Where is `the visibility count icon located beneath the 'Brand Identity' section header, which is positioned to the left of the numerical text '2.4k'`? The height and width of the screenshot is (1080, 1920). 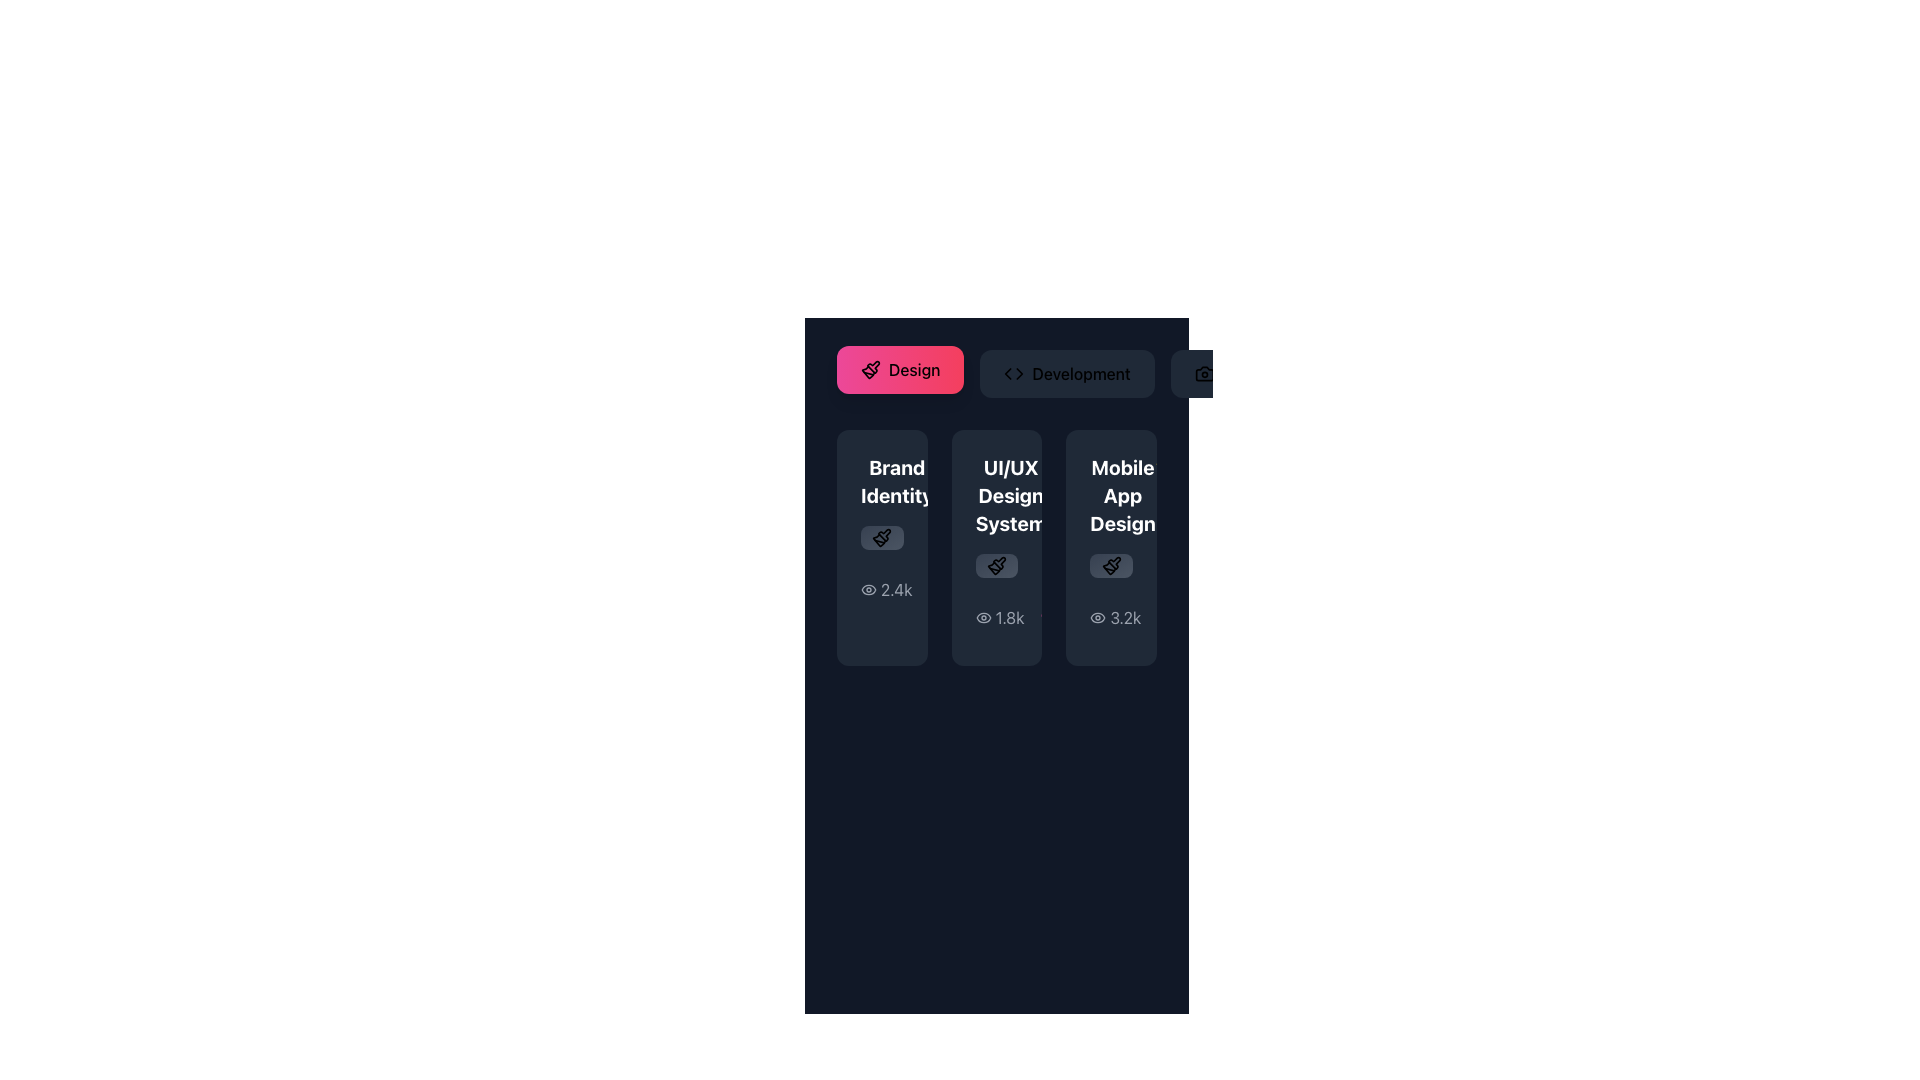
the visibility count icon located beneath the 'Brand Identity' section header, which is positioned to the left of the numerical text '2.4k' is located at coordinates (868, 588).